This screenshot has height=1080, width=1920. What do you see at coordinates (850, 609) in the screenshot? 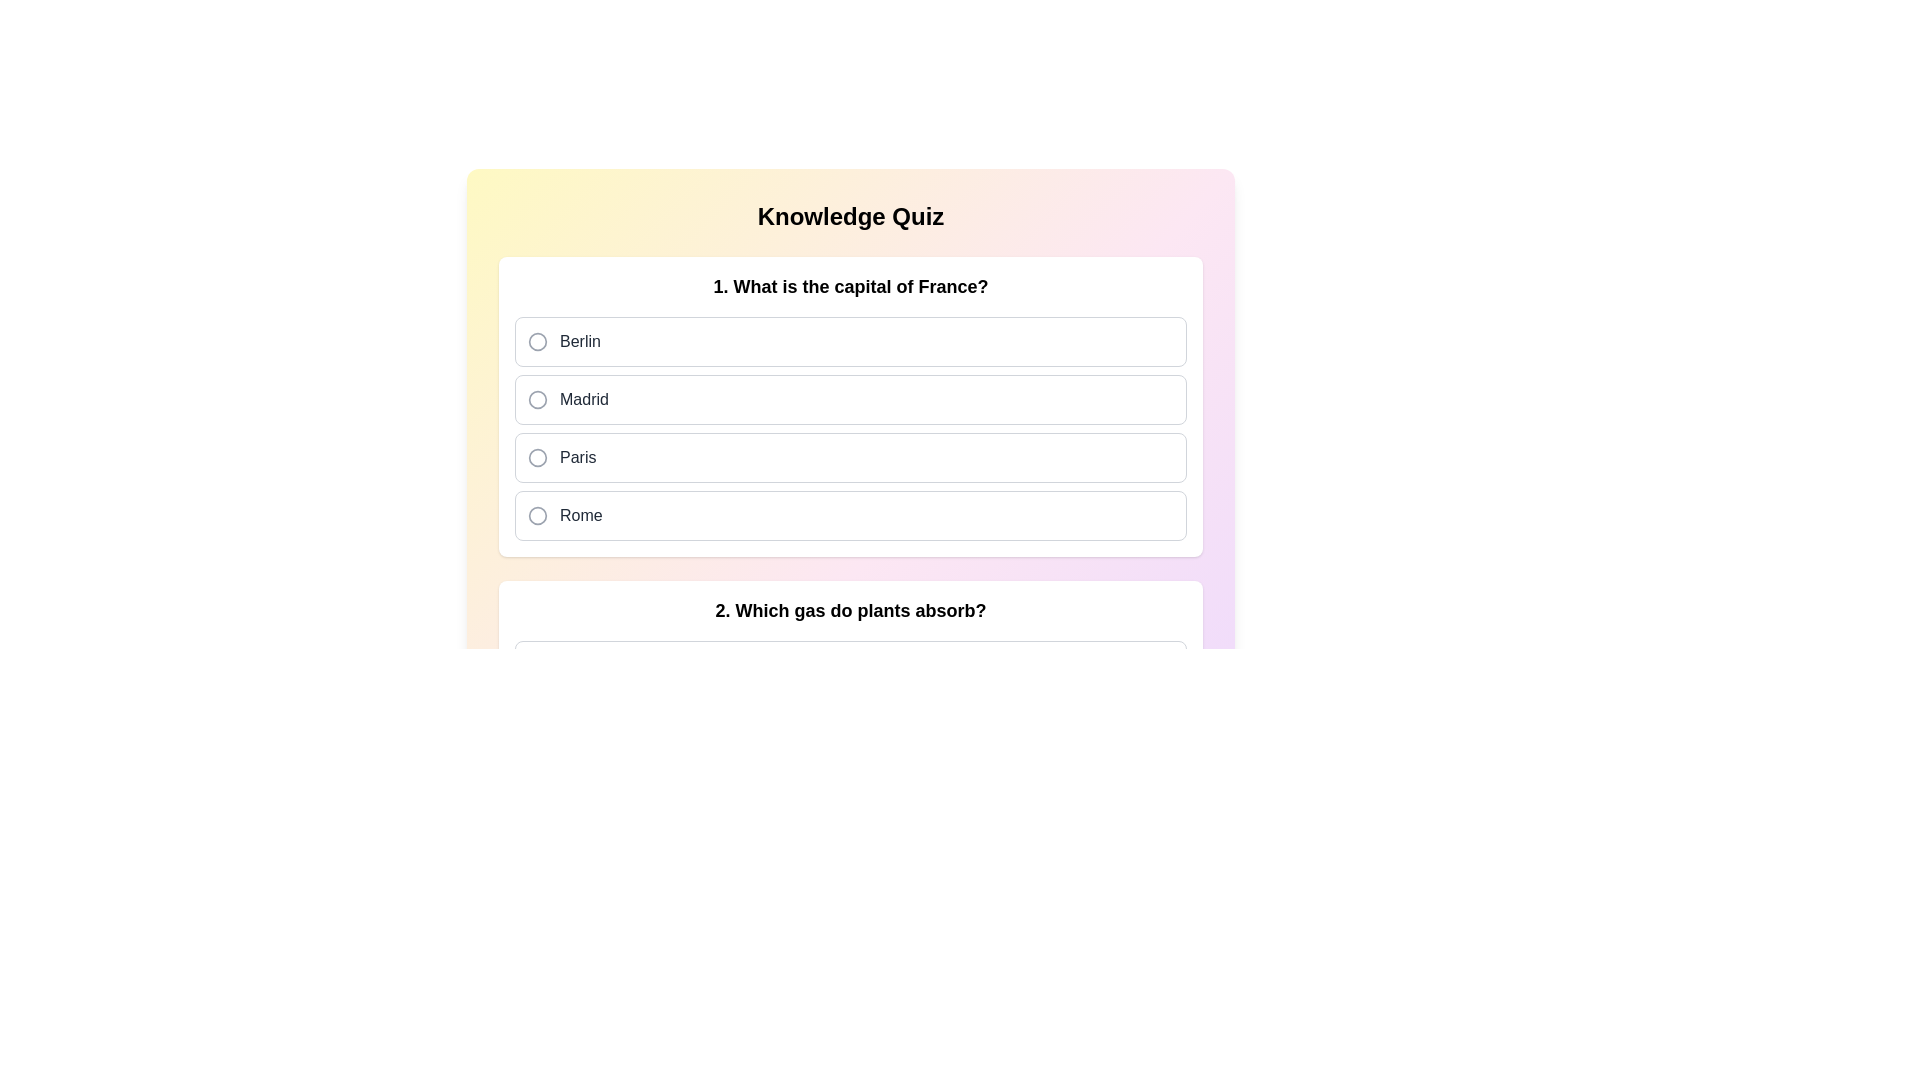
I see `question heading that states '2. Which gas do plants absorb?' located in the quiz interface, positioned below the first question heading` at bounding box center [850, 609].